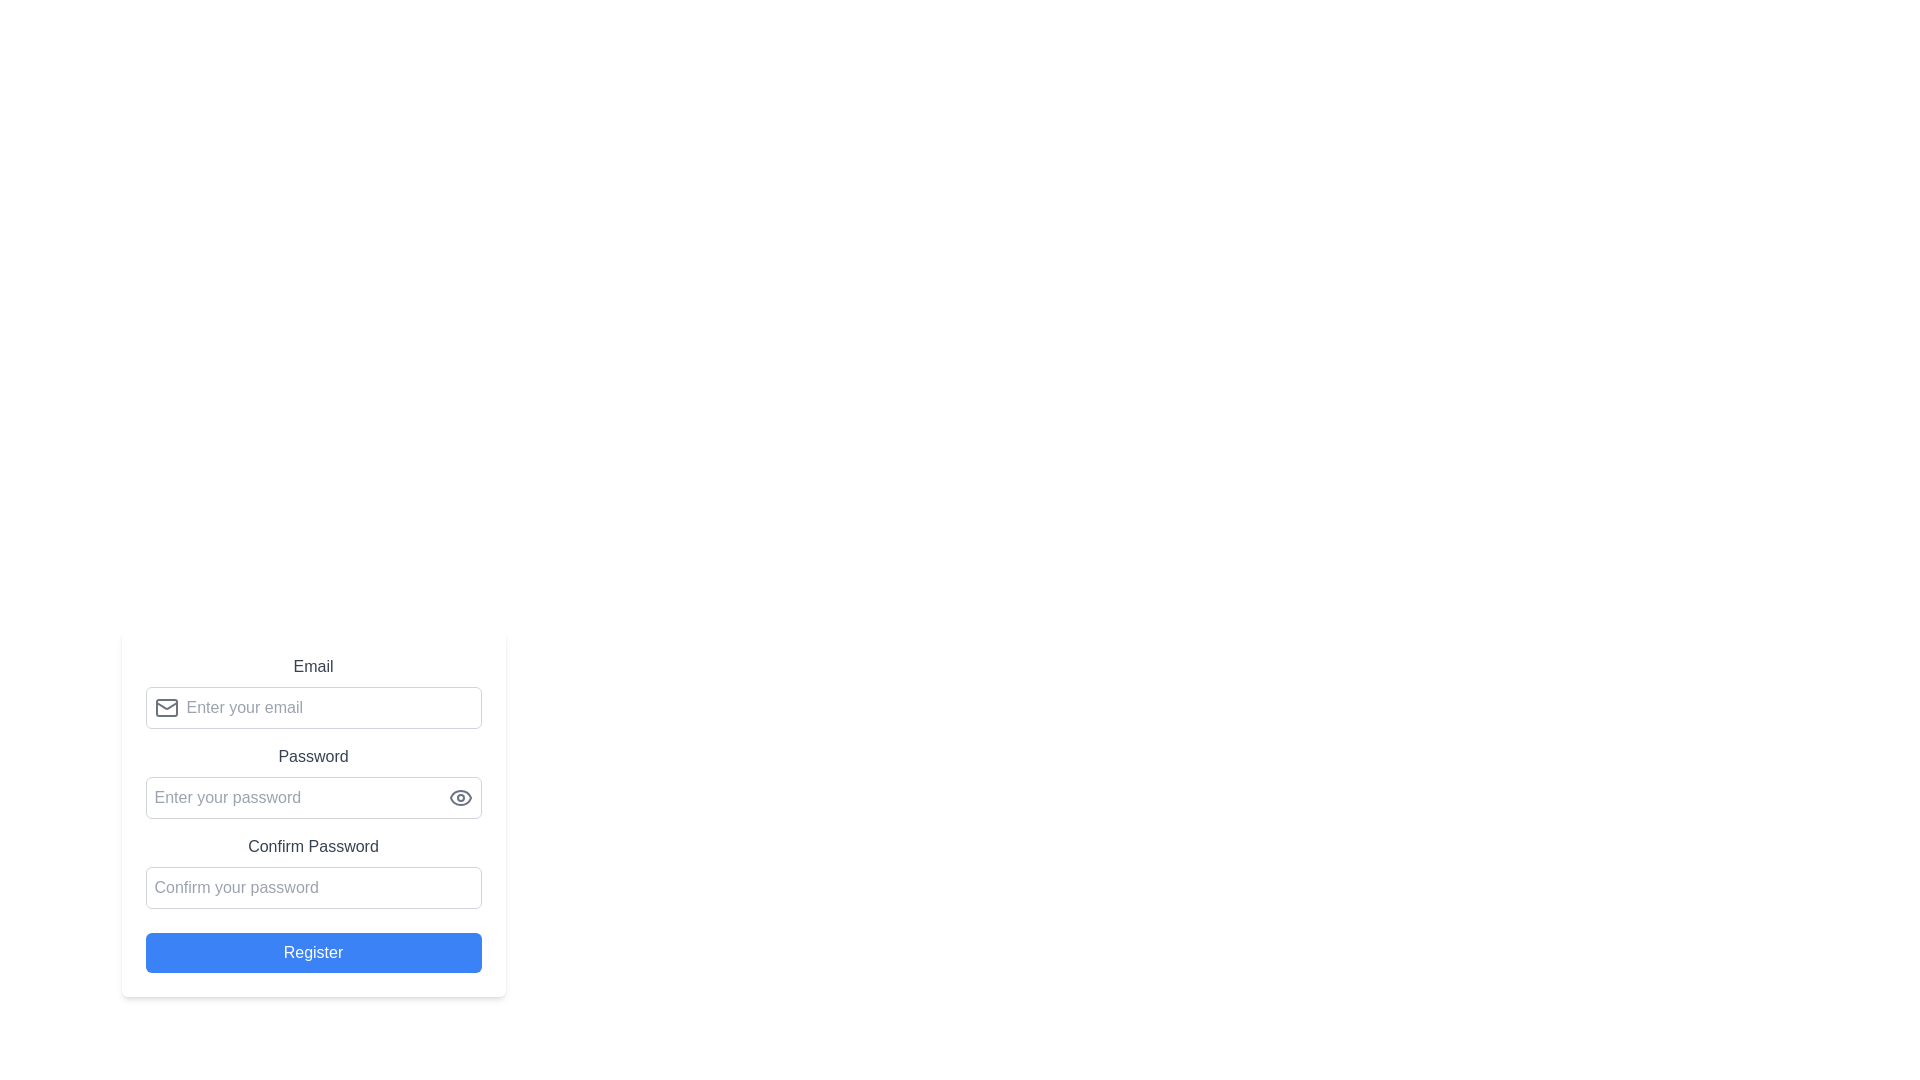 Image resolution: width=1920 pixels, height=1080 pixels. I want to click on the Password Input Field with the placeholder text 'Confirm your password' to focus the input field, so click(312, 886).